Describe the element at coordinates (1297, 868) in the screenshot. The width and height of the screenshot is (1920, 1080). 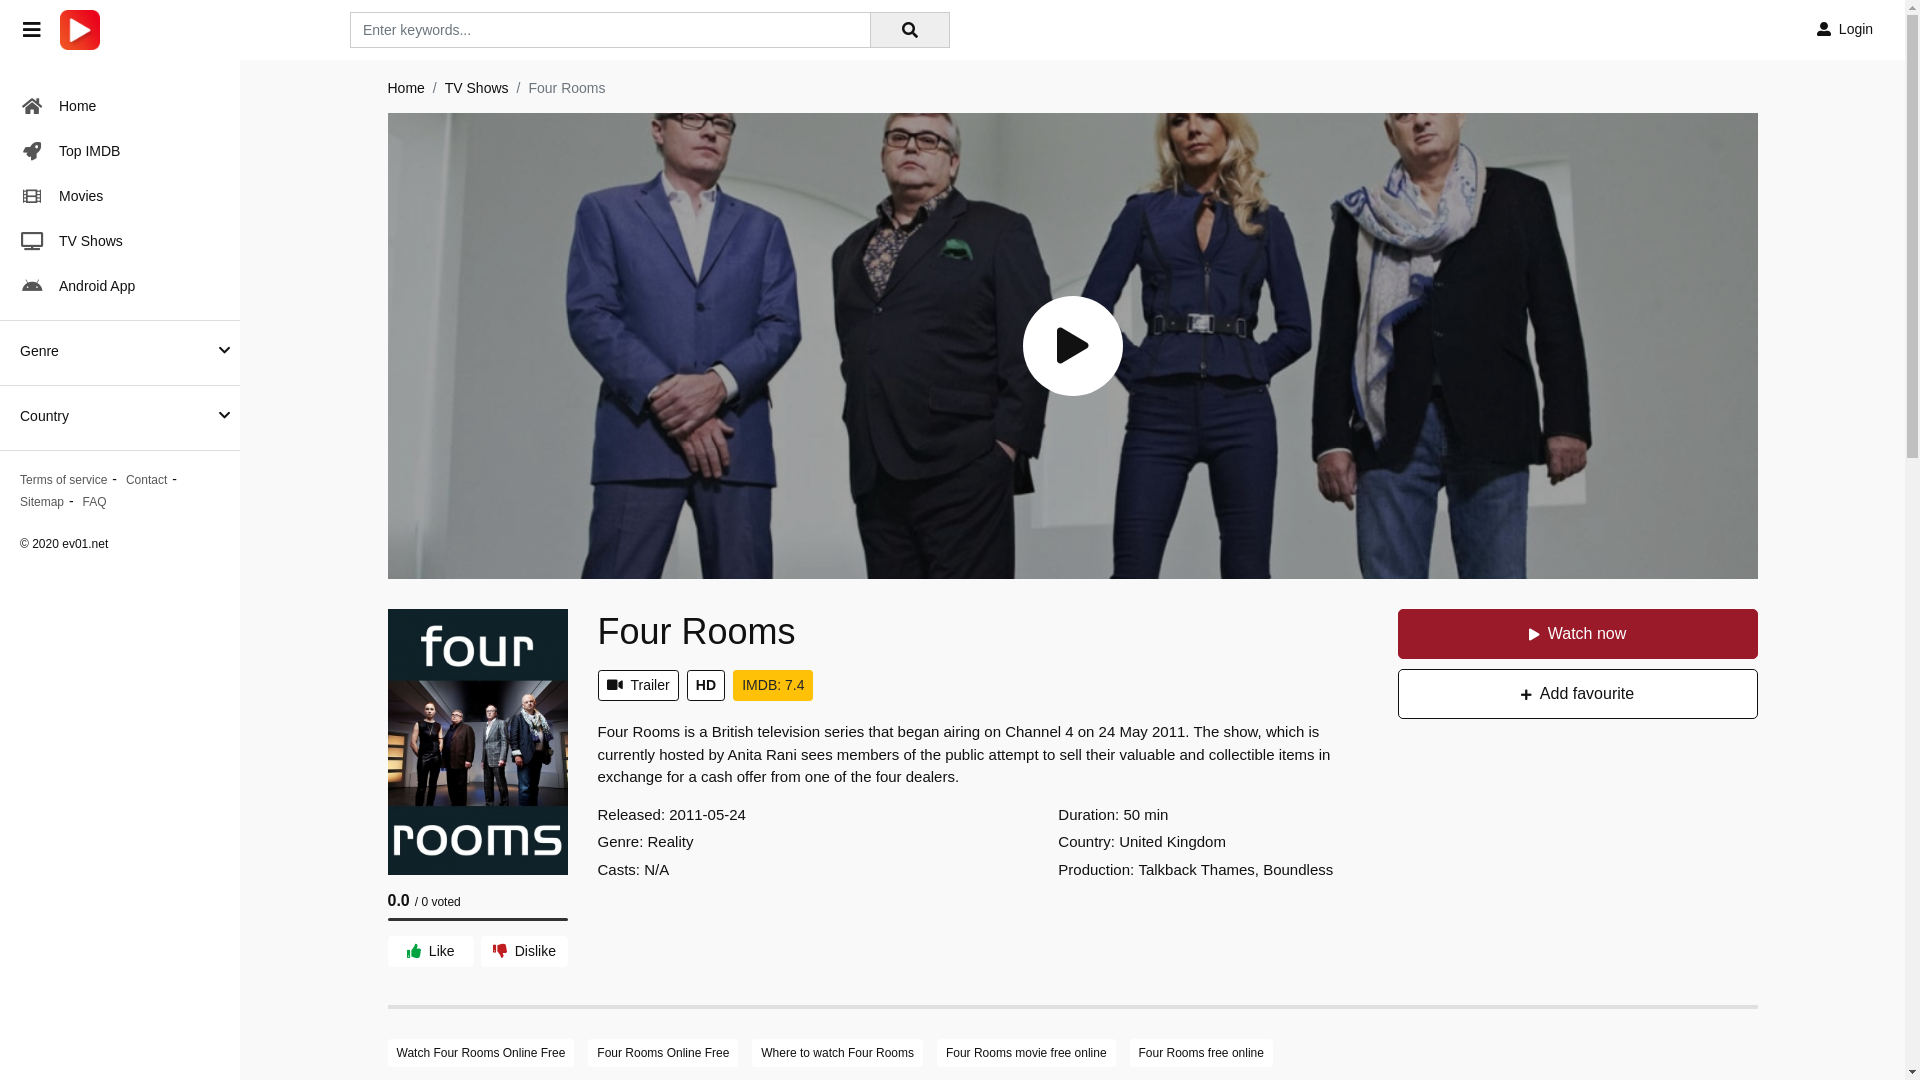
I see `'Boundless'` at that location.